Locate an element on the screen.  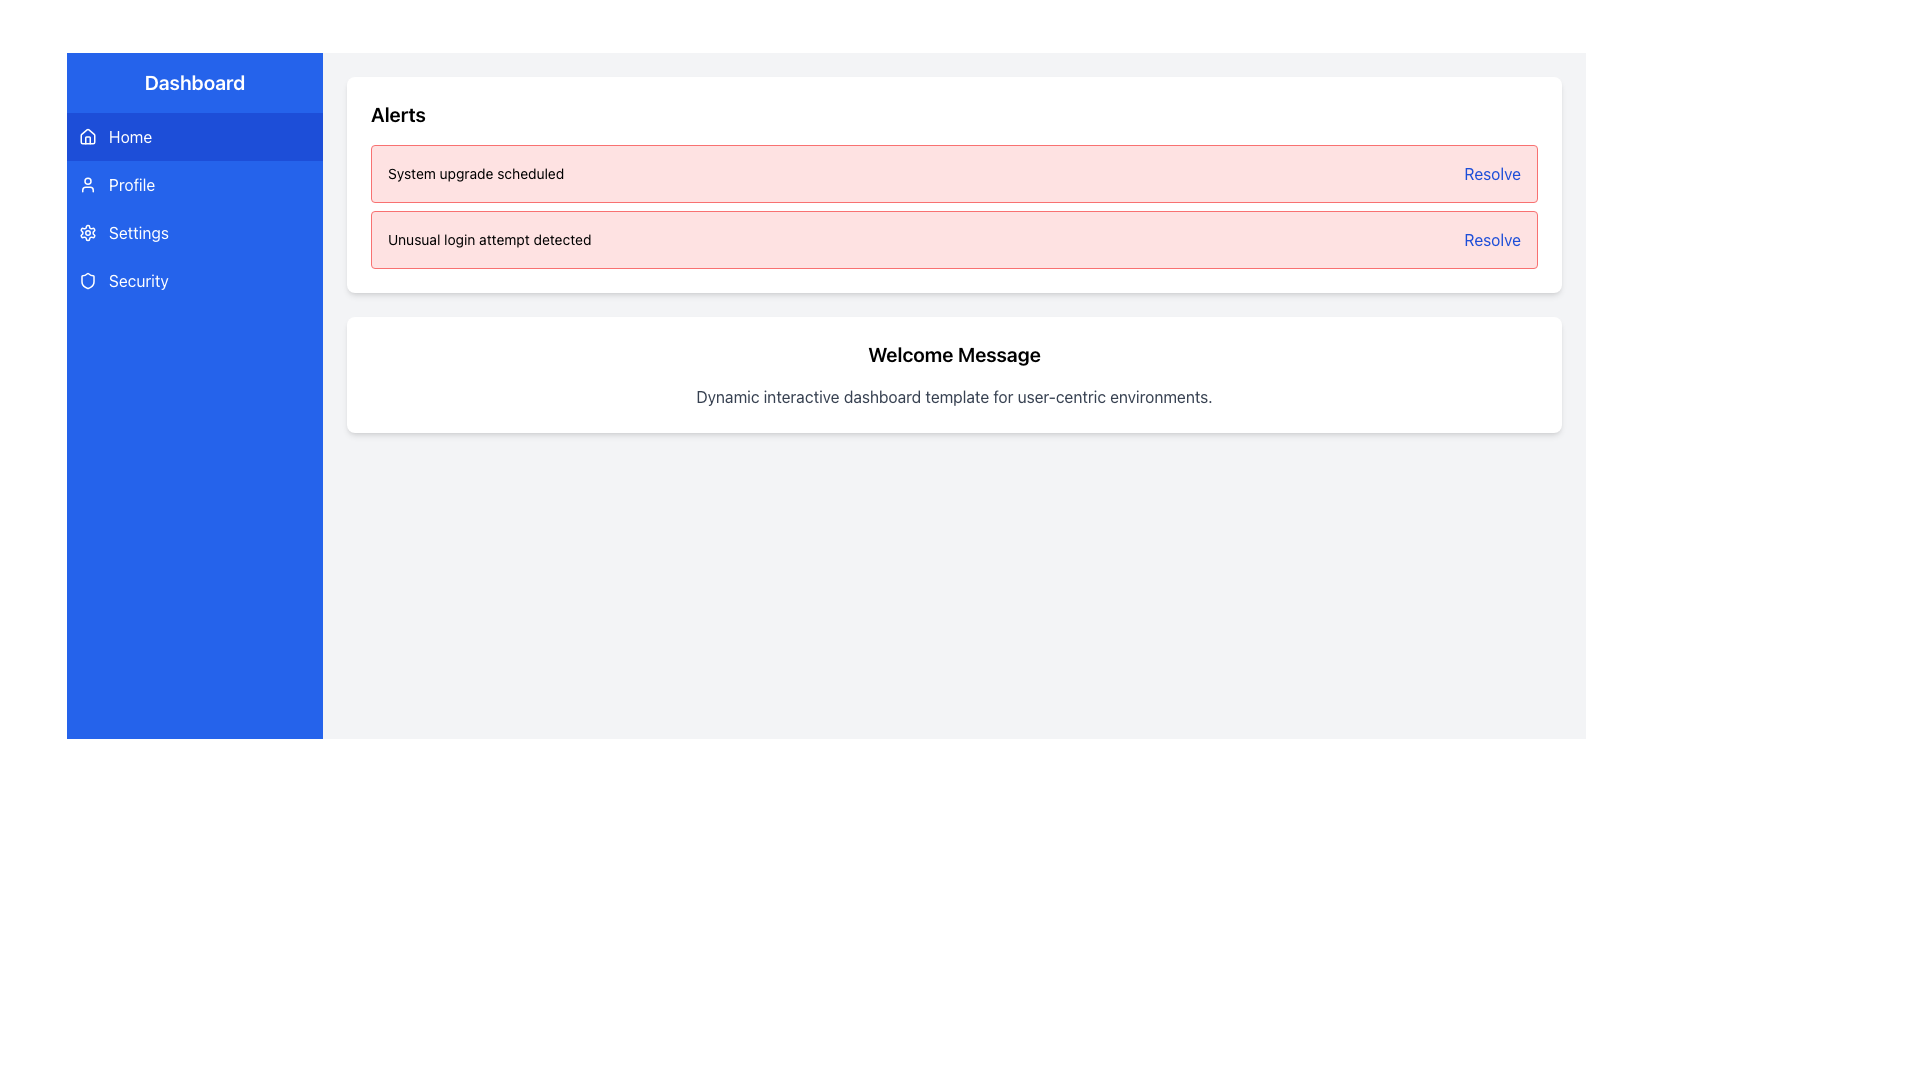
the 'Security' text label located in the left sidebar, which is the fourth item in the vertical list and positioned below 'Settings' is located at coordinates (137, 281).